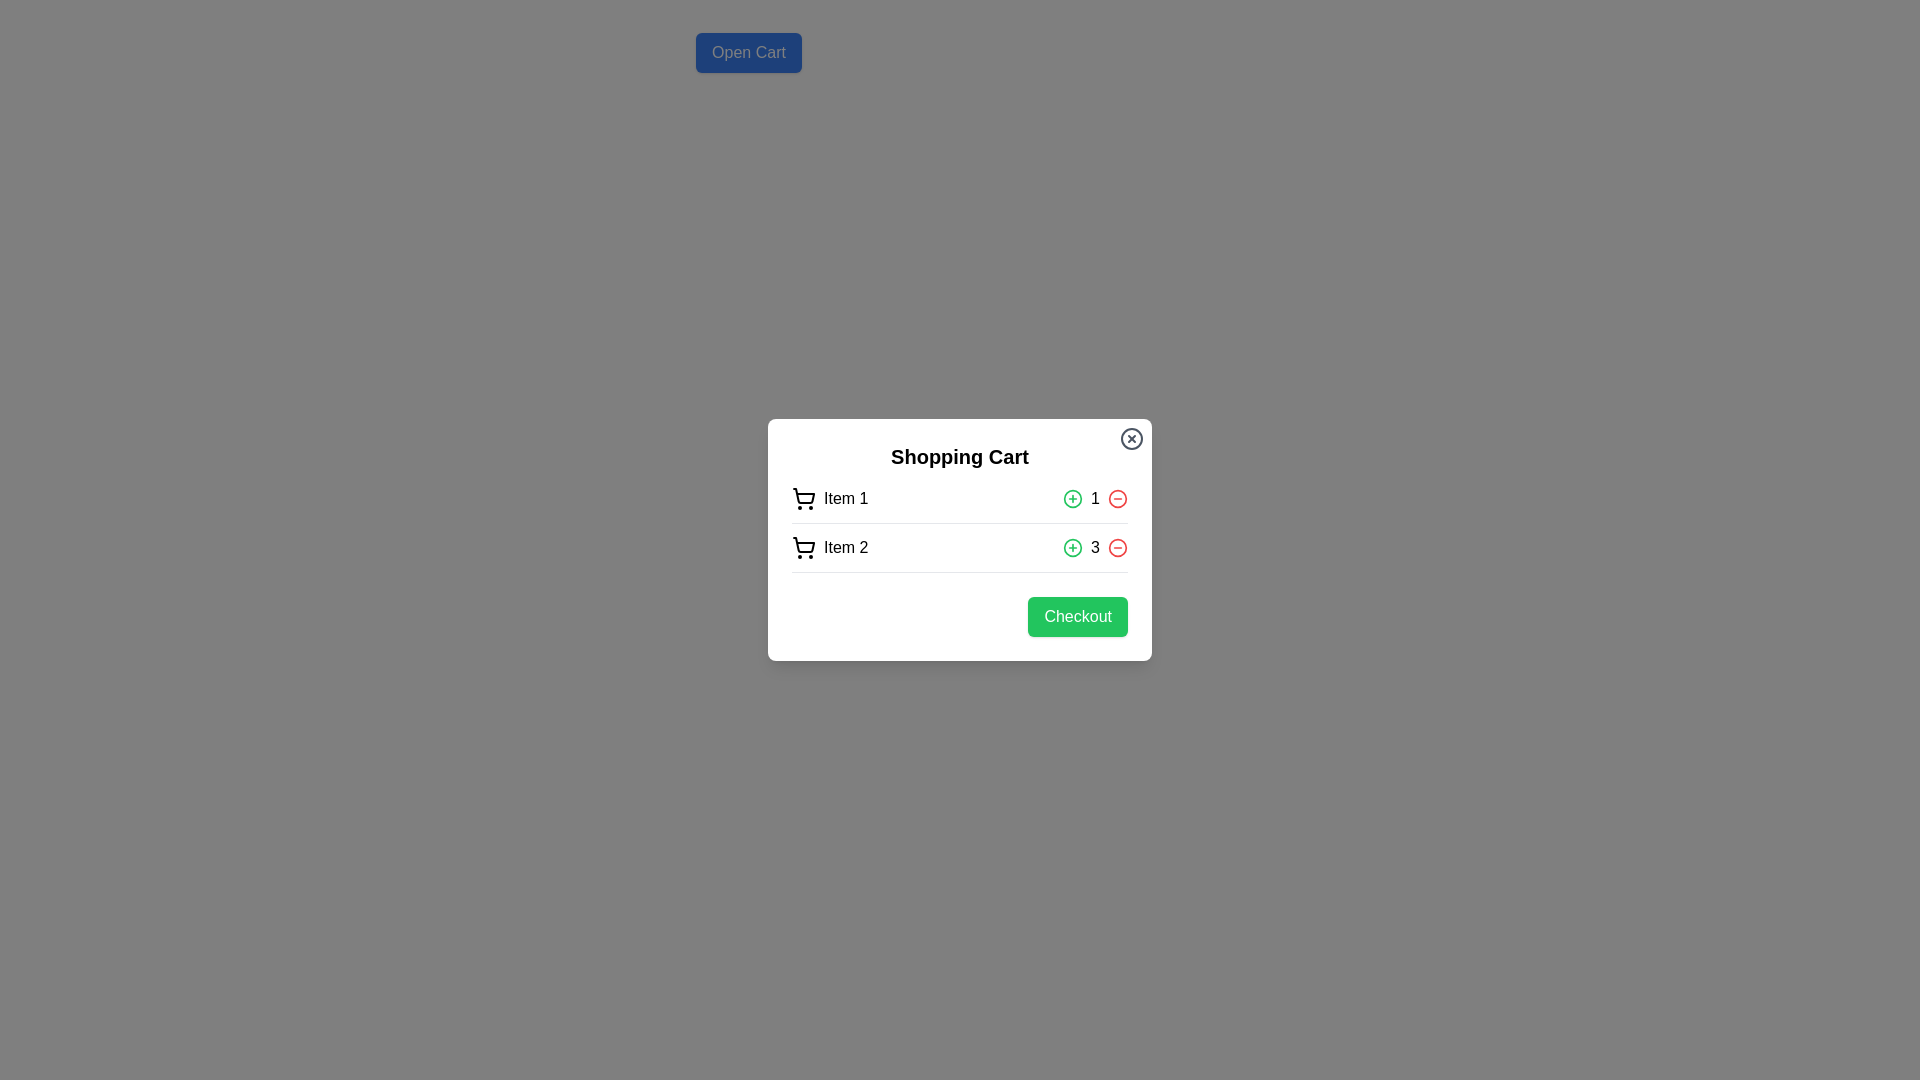 The width and height of the screenshot is (1920, 1080). I want to click on the close button located at the top-right corner of the 'Shopping Cart' popup, so click(1132, 438).